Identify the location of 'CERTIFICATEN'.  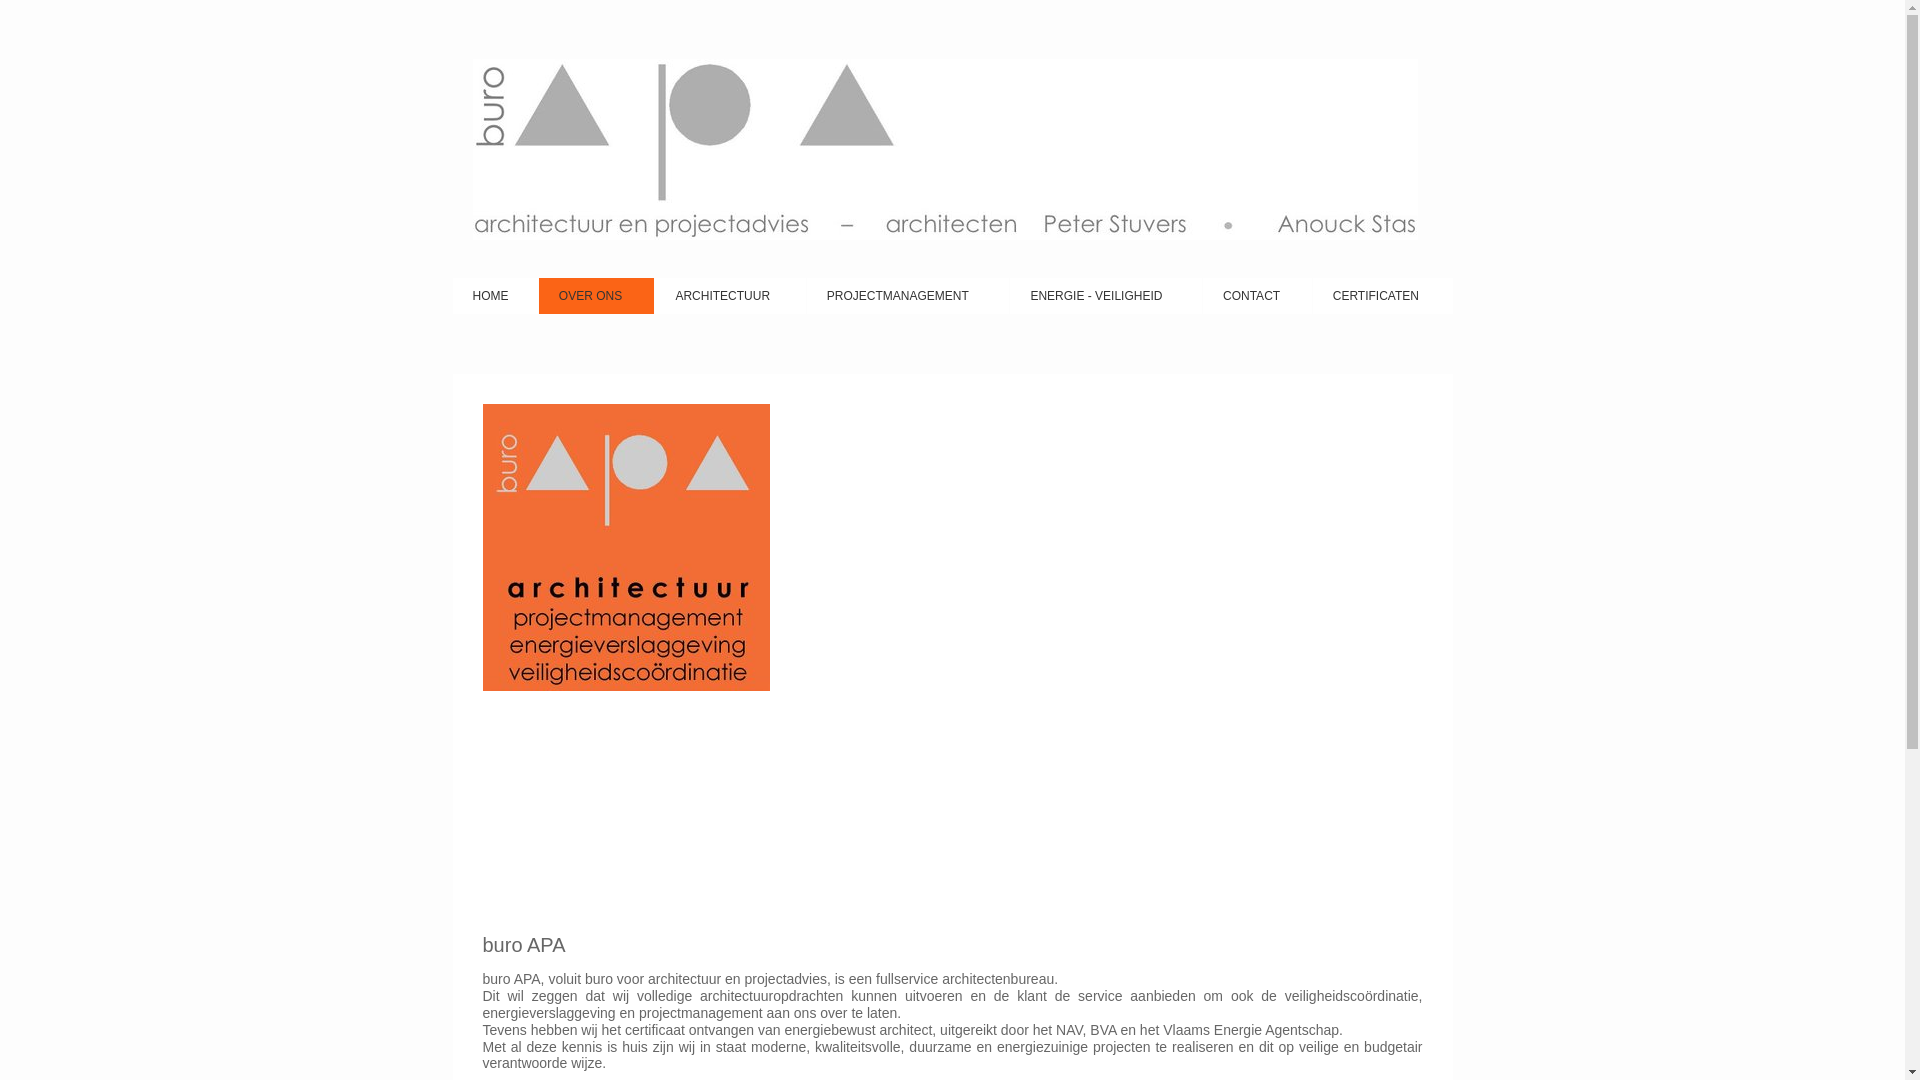
(1313, 296).